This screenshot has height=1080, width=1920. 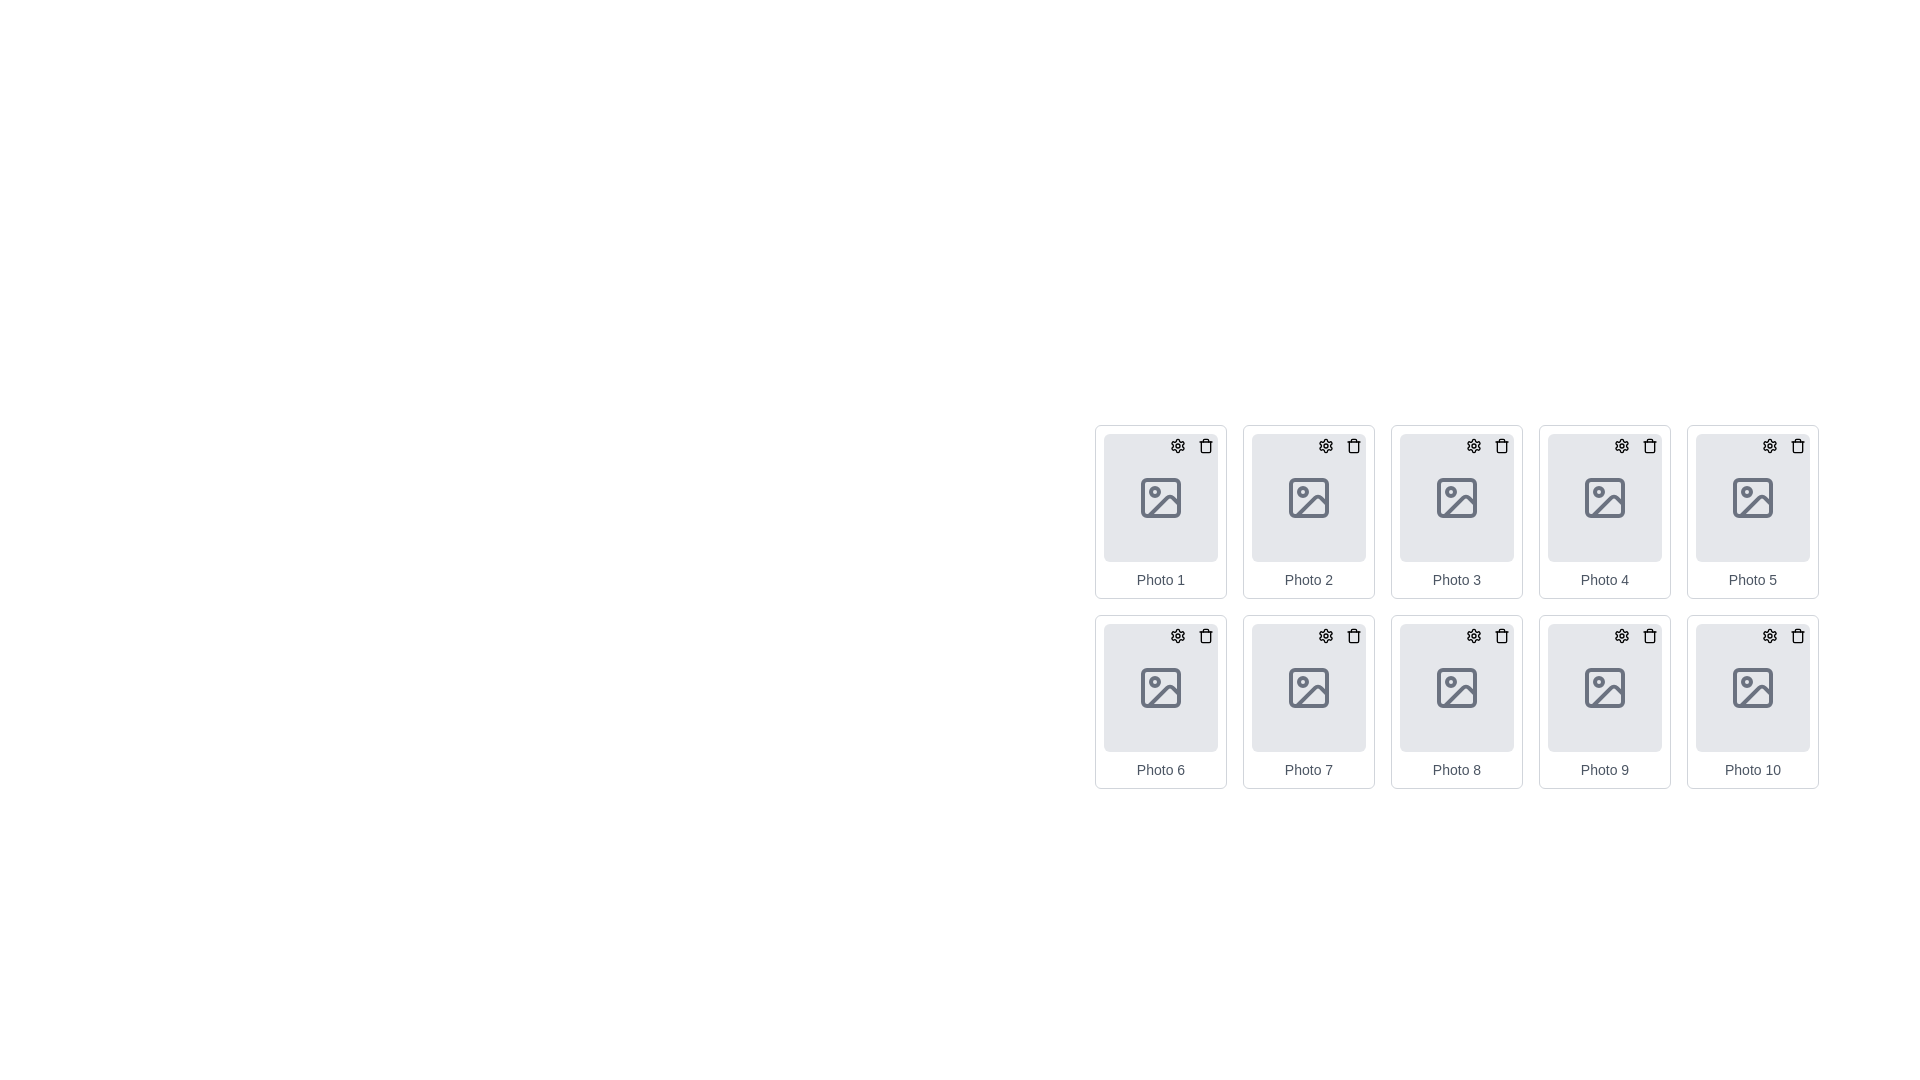 What do you see at coordinates (1502, 636) in the screenshot?
I see `the circular delete button with a trash can icon located in the top-right corner of the eighth photo box in the grid` at bounding box center [1502, 636].